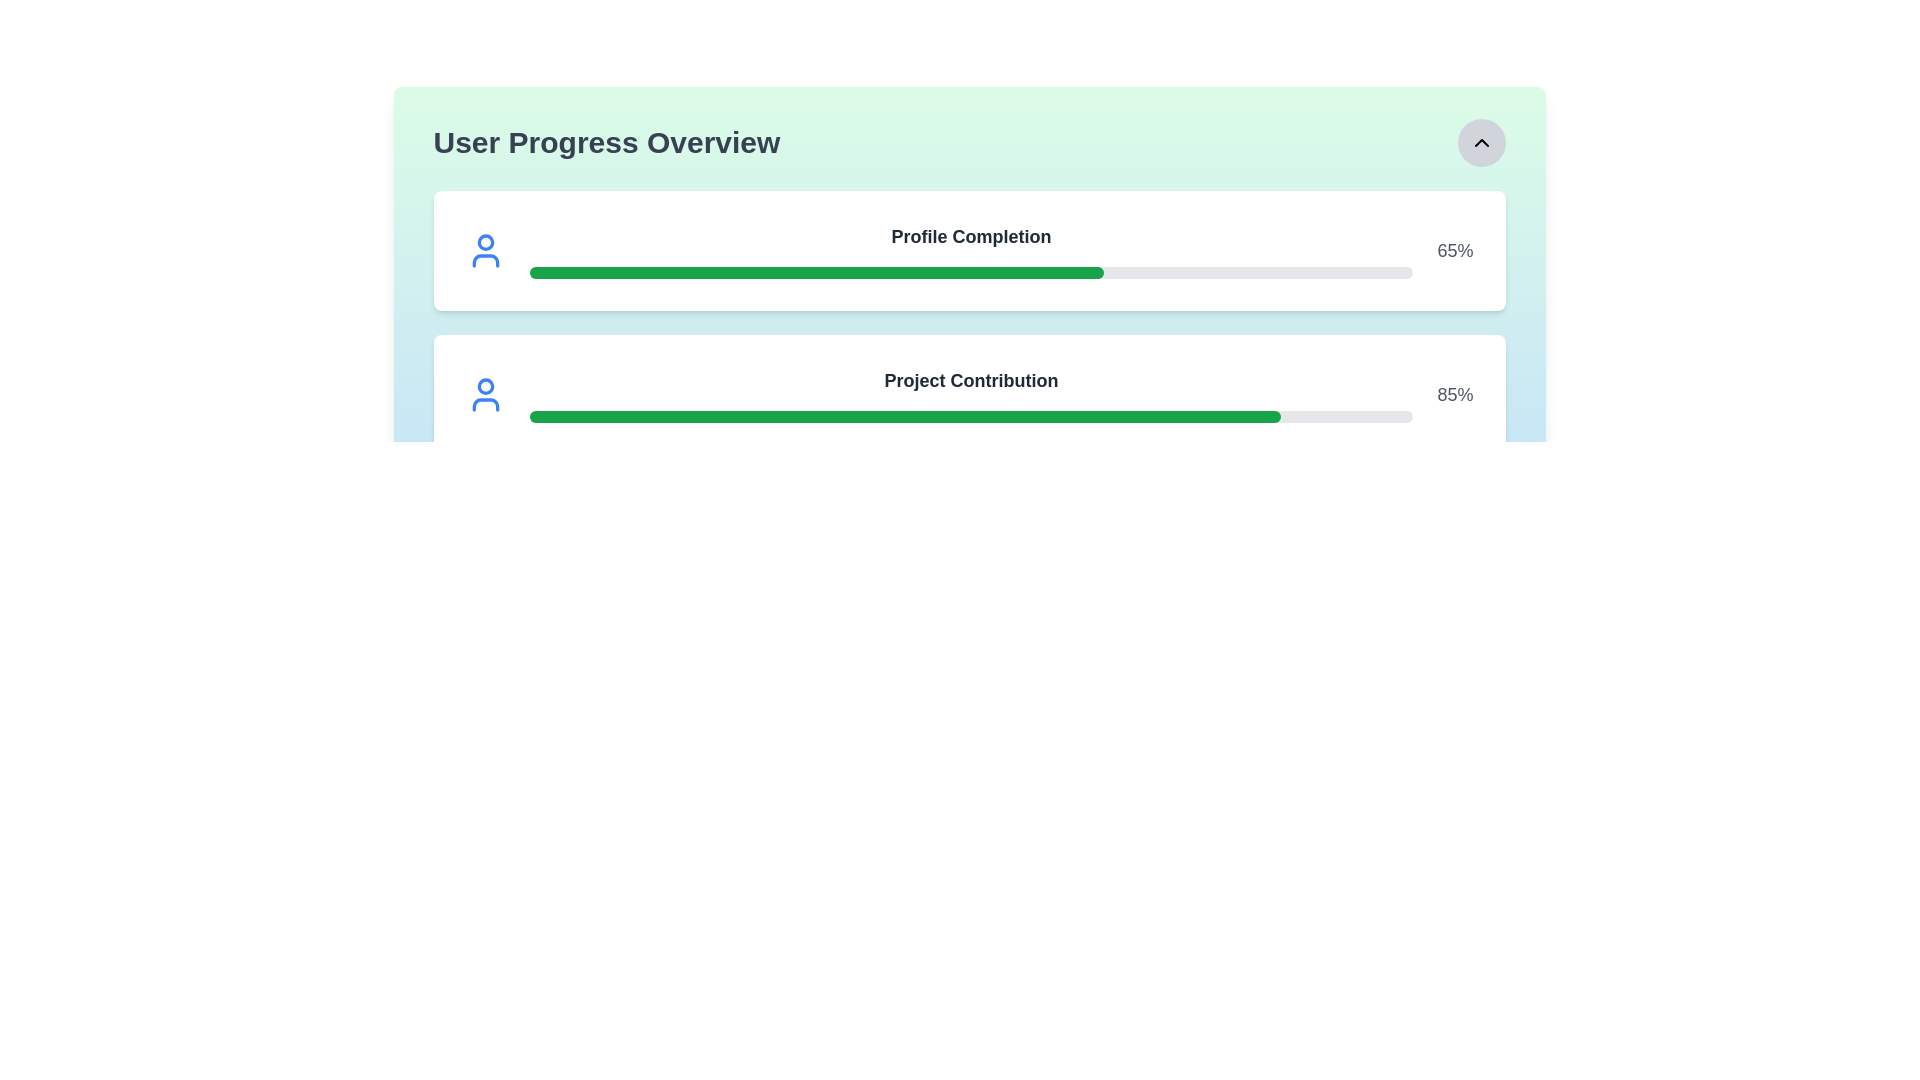  Describe the element at coordinates (485, 405) in the screenshot. I see `the blue curved line element that forms the lower part of the user icon in the second row of the 'User Progress Overview' section, next to the 'Project Contribution' progress bar` at that location.